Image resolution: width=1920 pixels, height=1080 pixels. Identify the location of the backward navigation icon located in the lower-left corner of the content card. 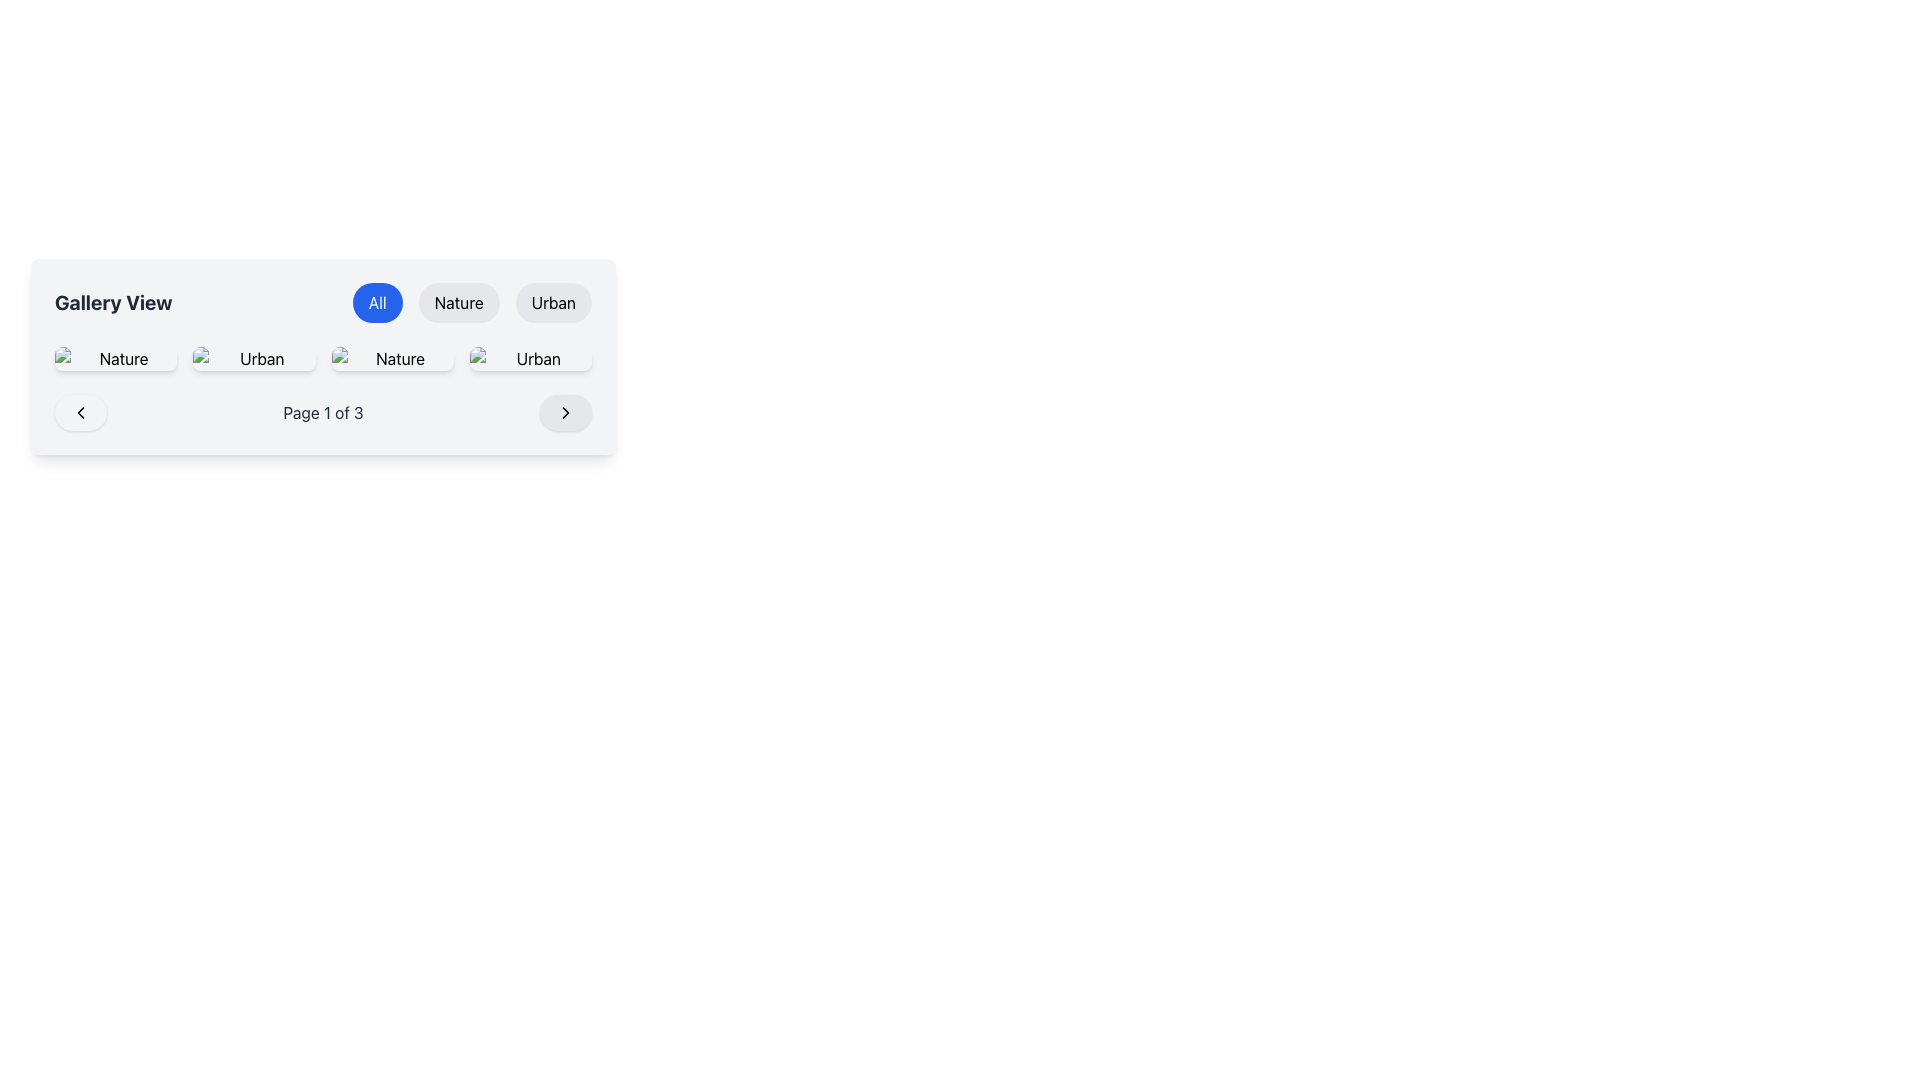
(80, 411).